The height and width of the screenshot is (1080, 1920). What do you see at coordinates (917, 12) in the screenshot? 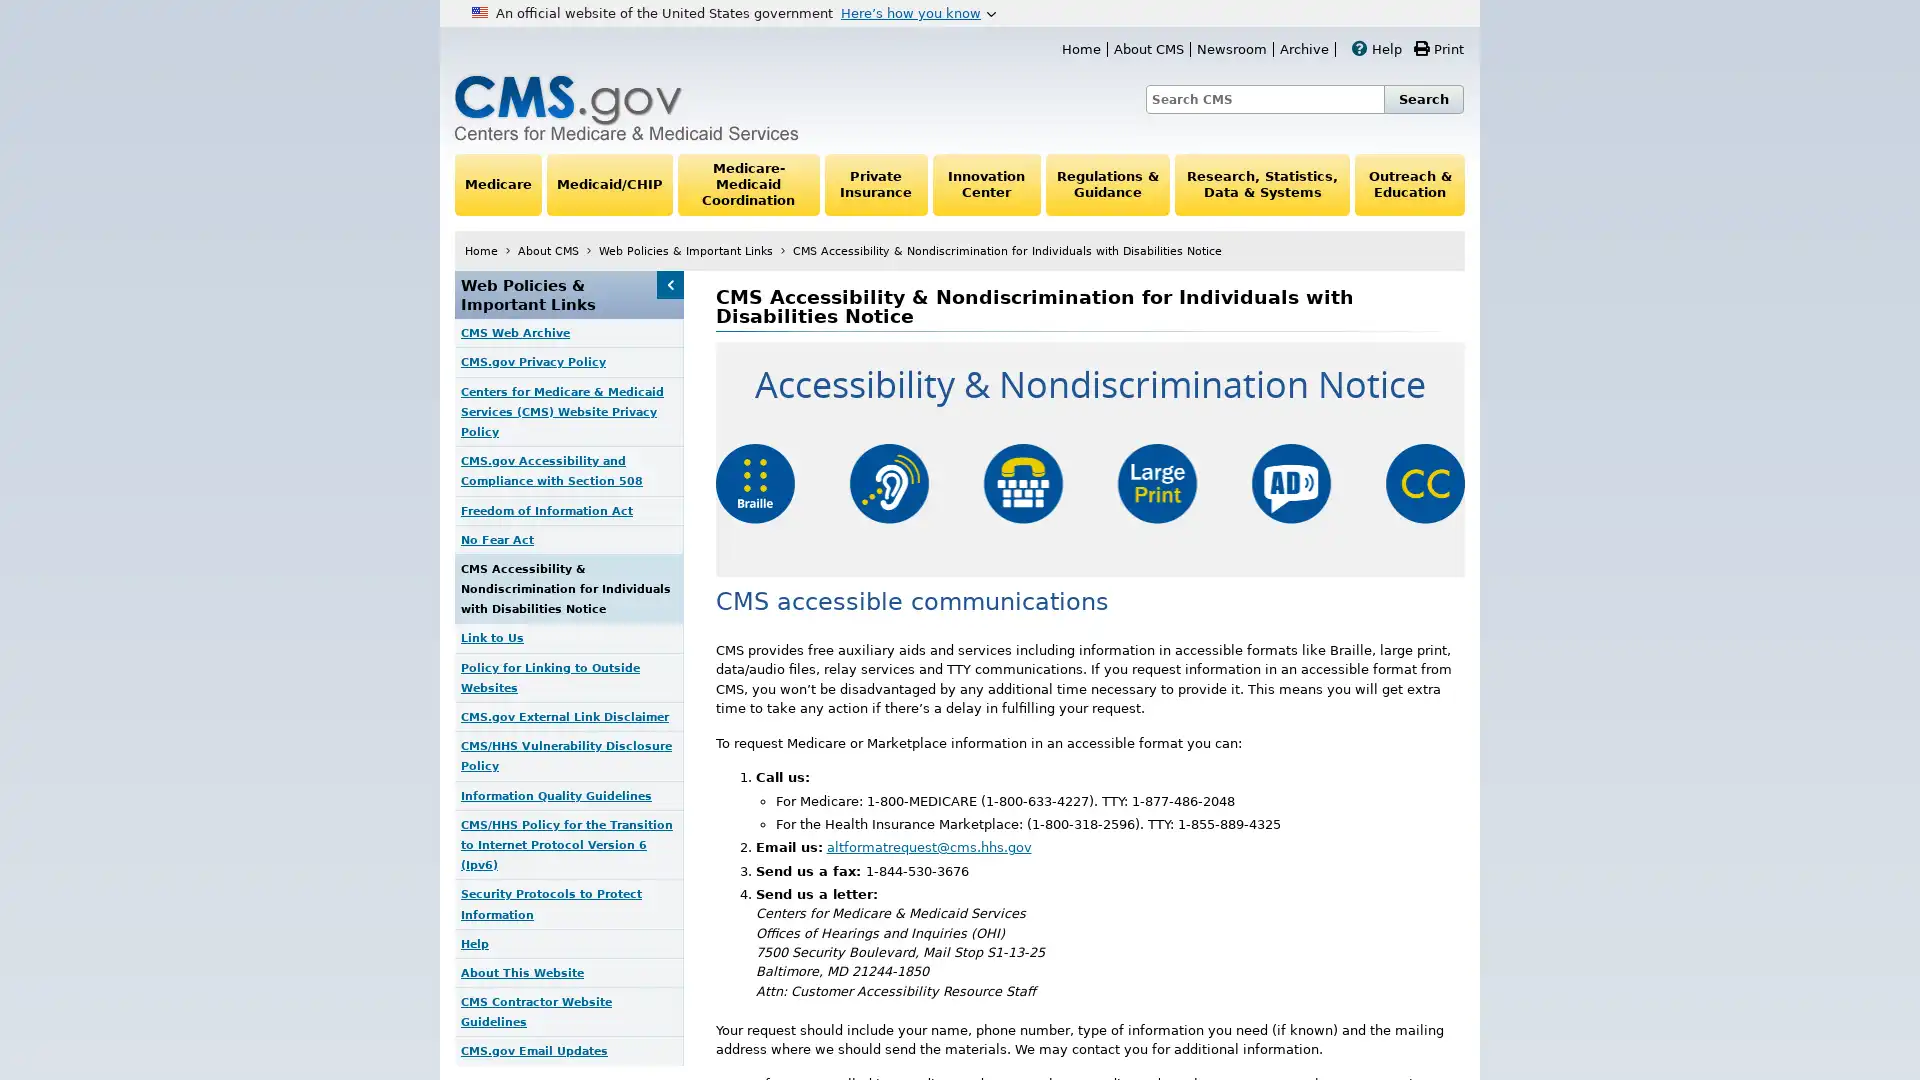
I see `Heres how you know` at bounding box center [917, 12].